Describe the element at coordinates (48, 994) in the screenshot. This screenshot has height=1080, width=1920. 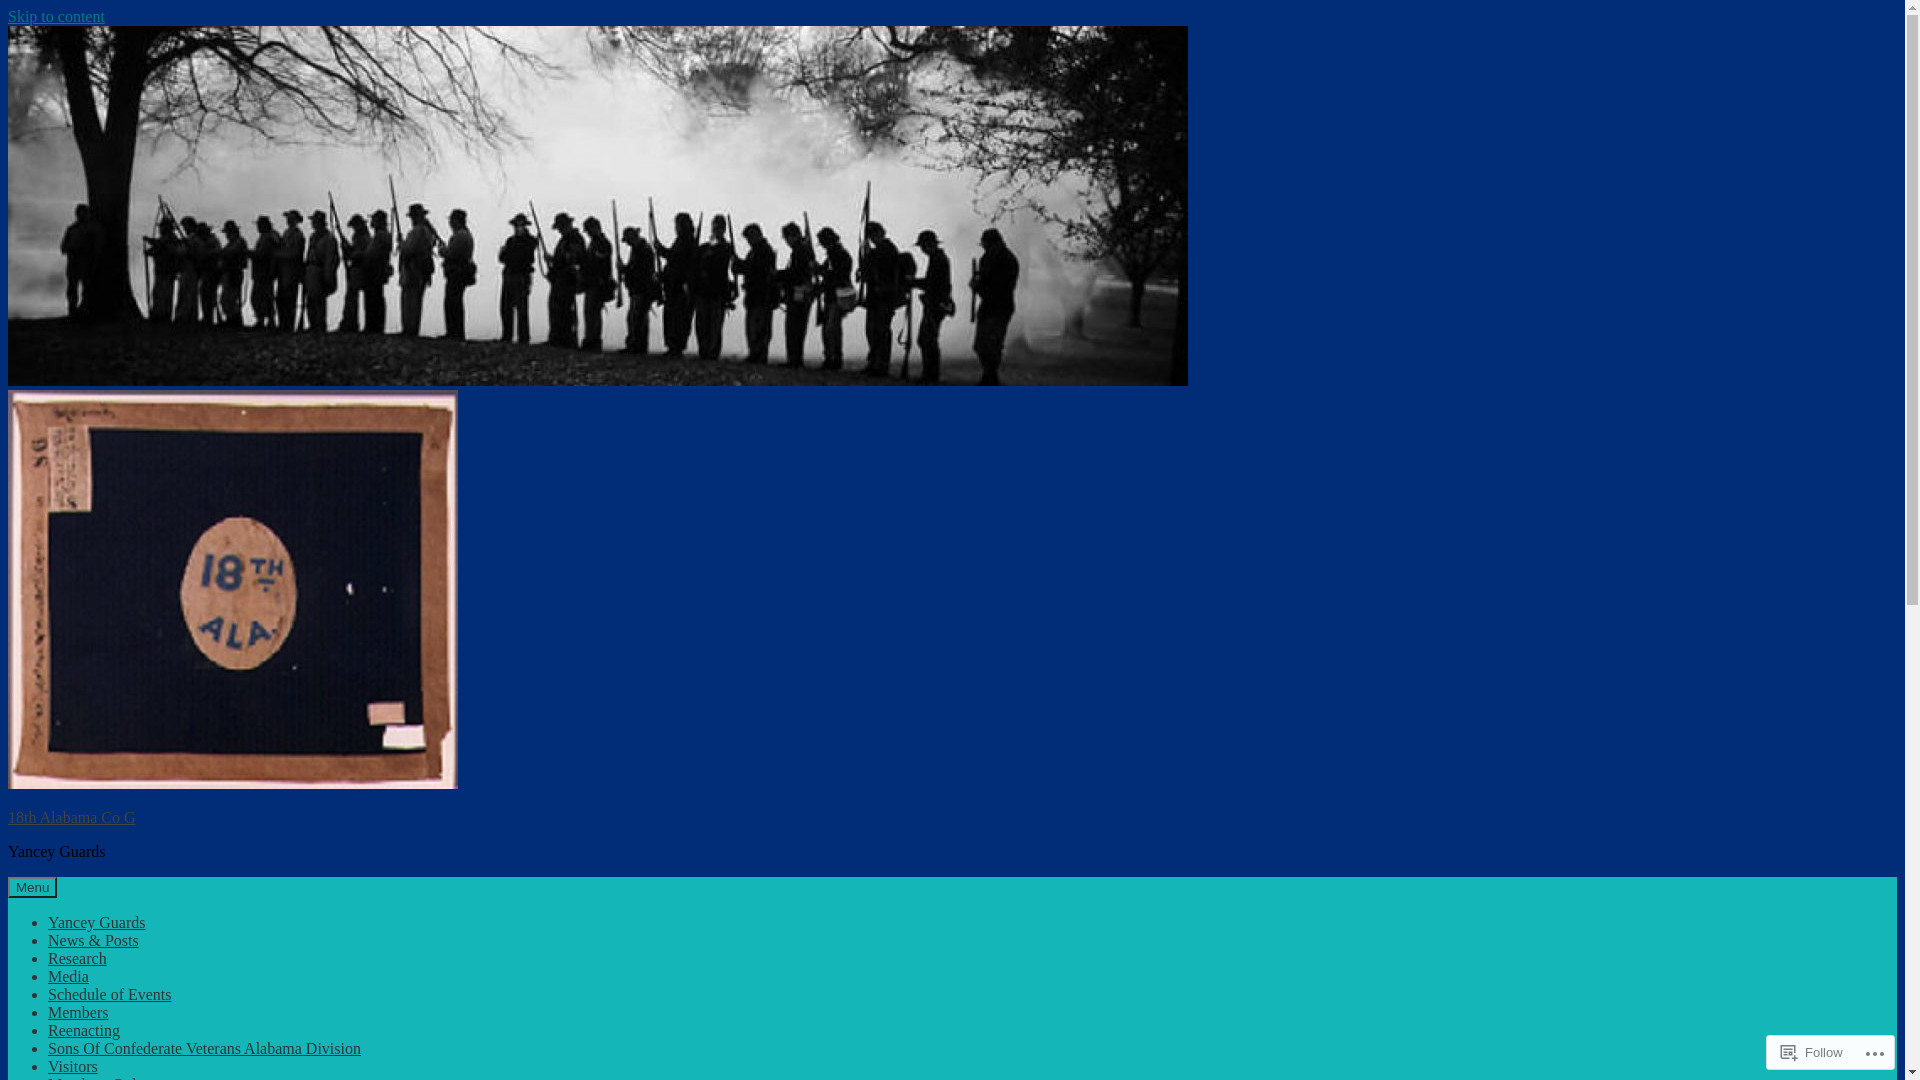
I see `'Schedule of Events'` at that location.